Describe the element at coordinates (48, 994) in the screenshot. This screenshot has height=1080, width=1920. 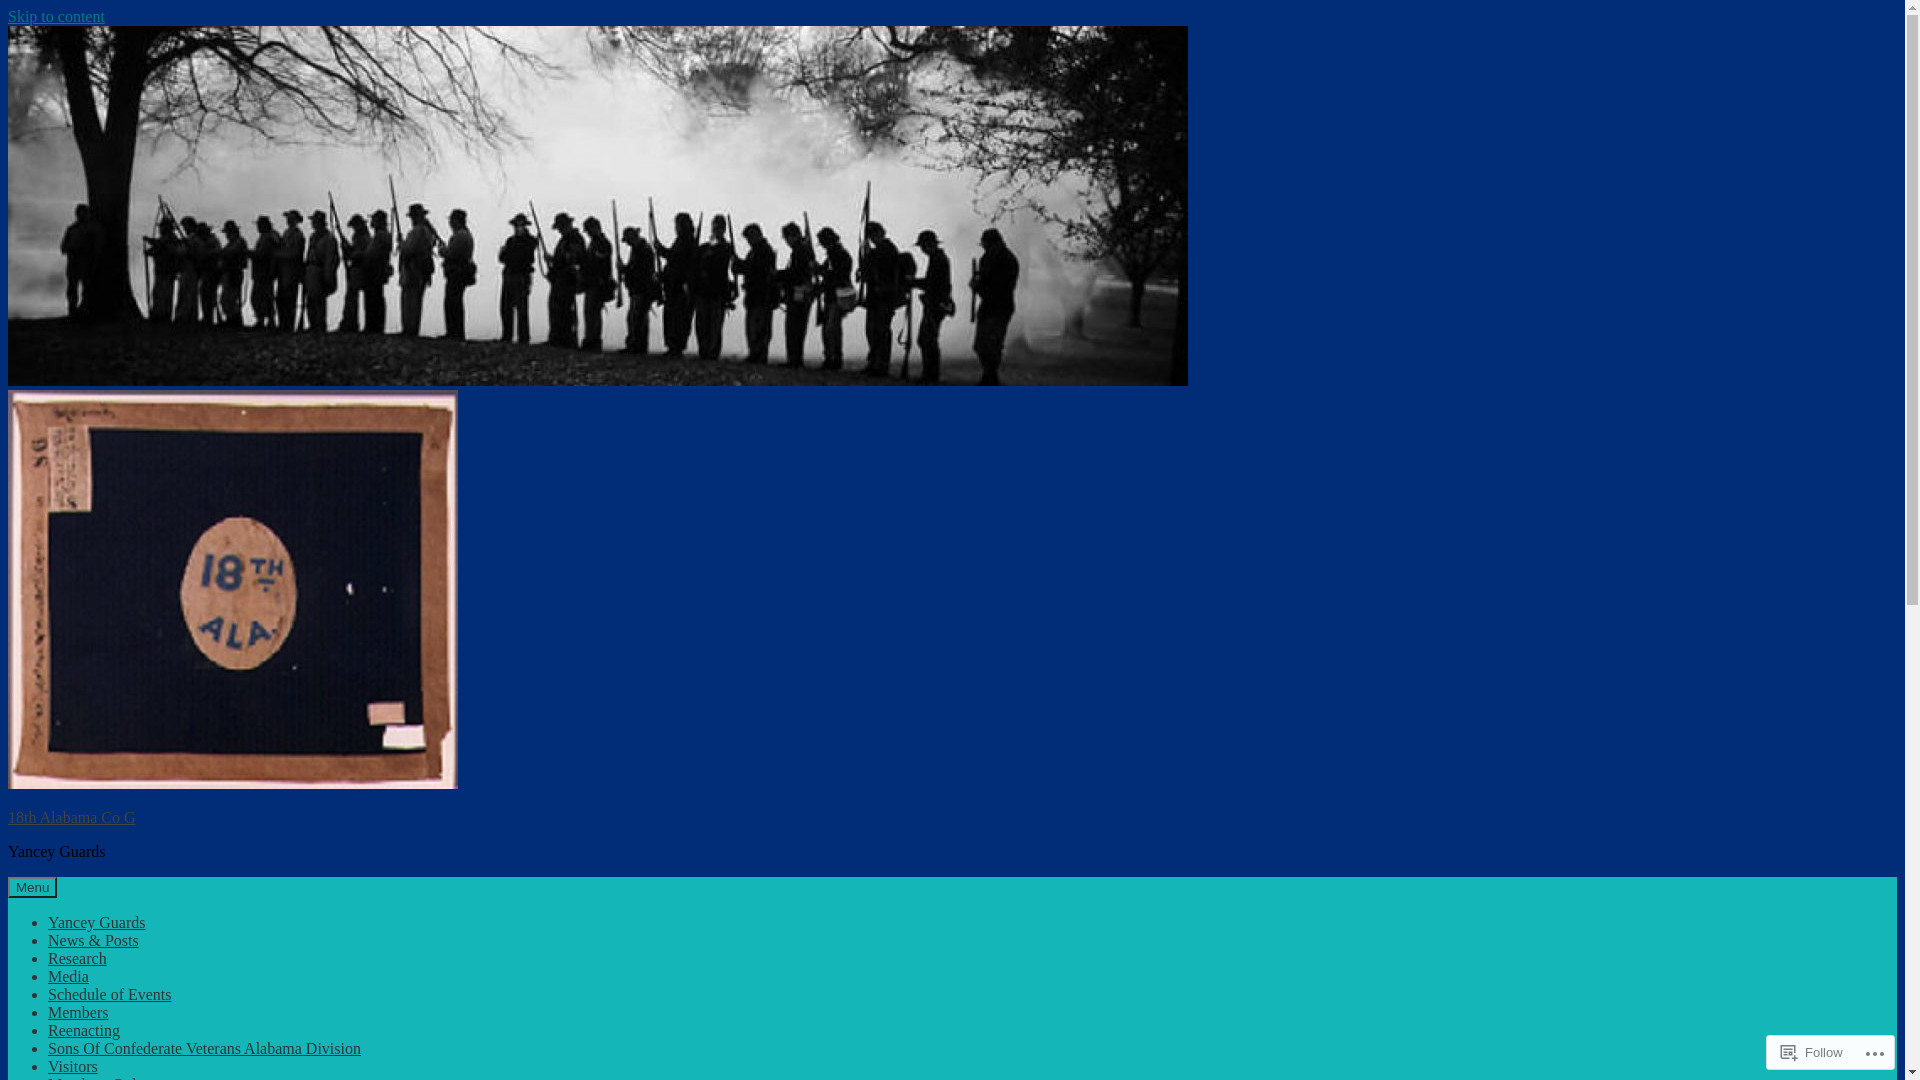
I see `'Schedule of Events'` at that location.